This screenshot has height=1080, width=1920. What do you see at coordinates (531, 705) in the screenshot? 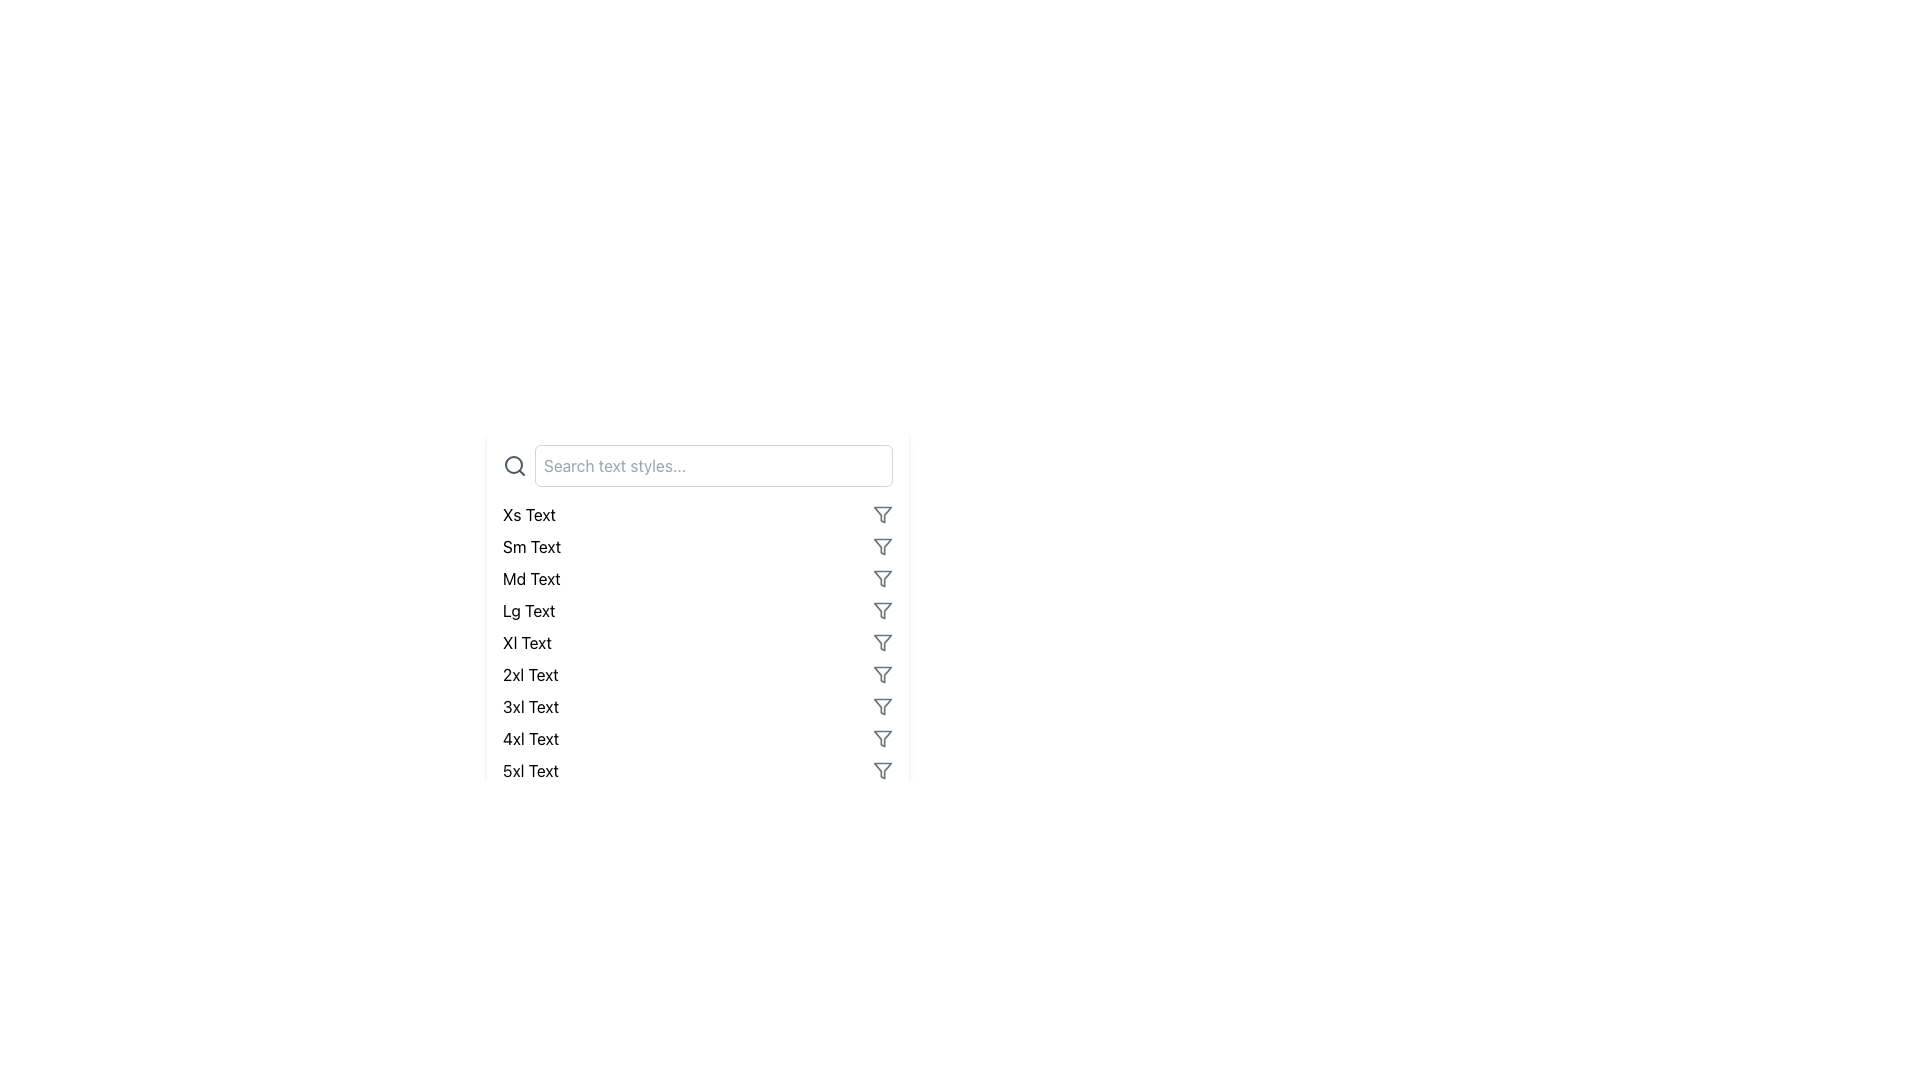
I see `the '3xl Text' label, which is the third entry from the bottom in the list of text styles, indicating a specific font style or size category` at bounding box center [531, 705].